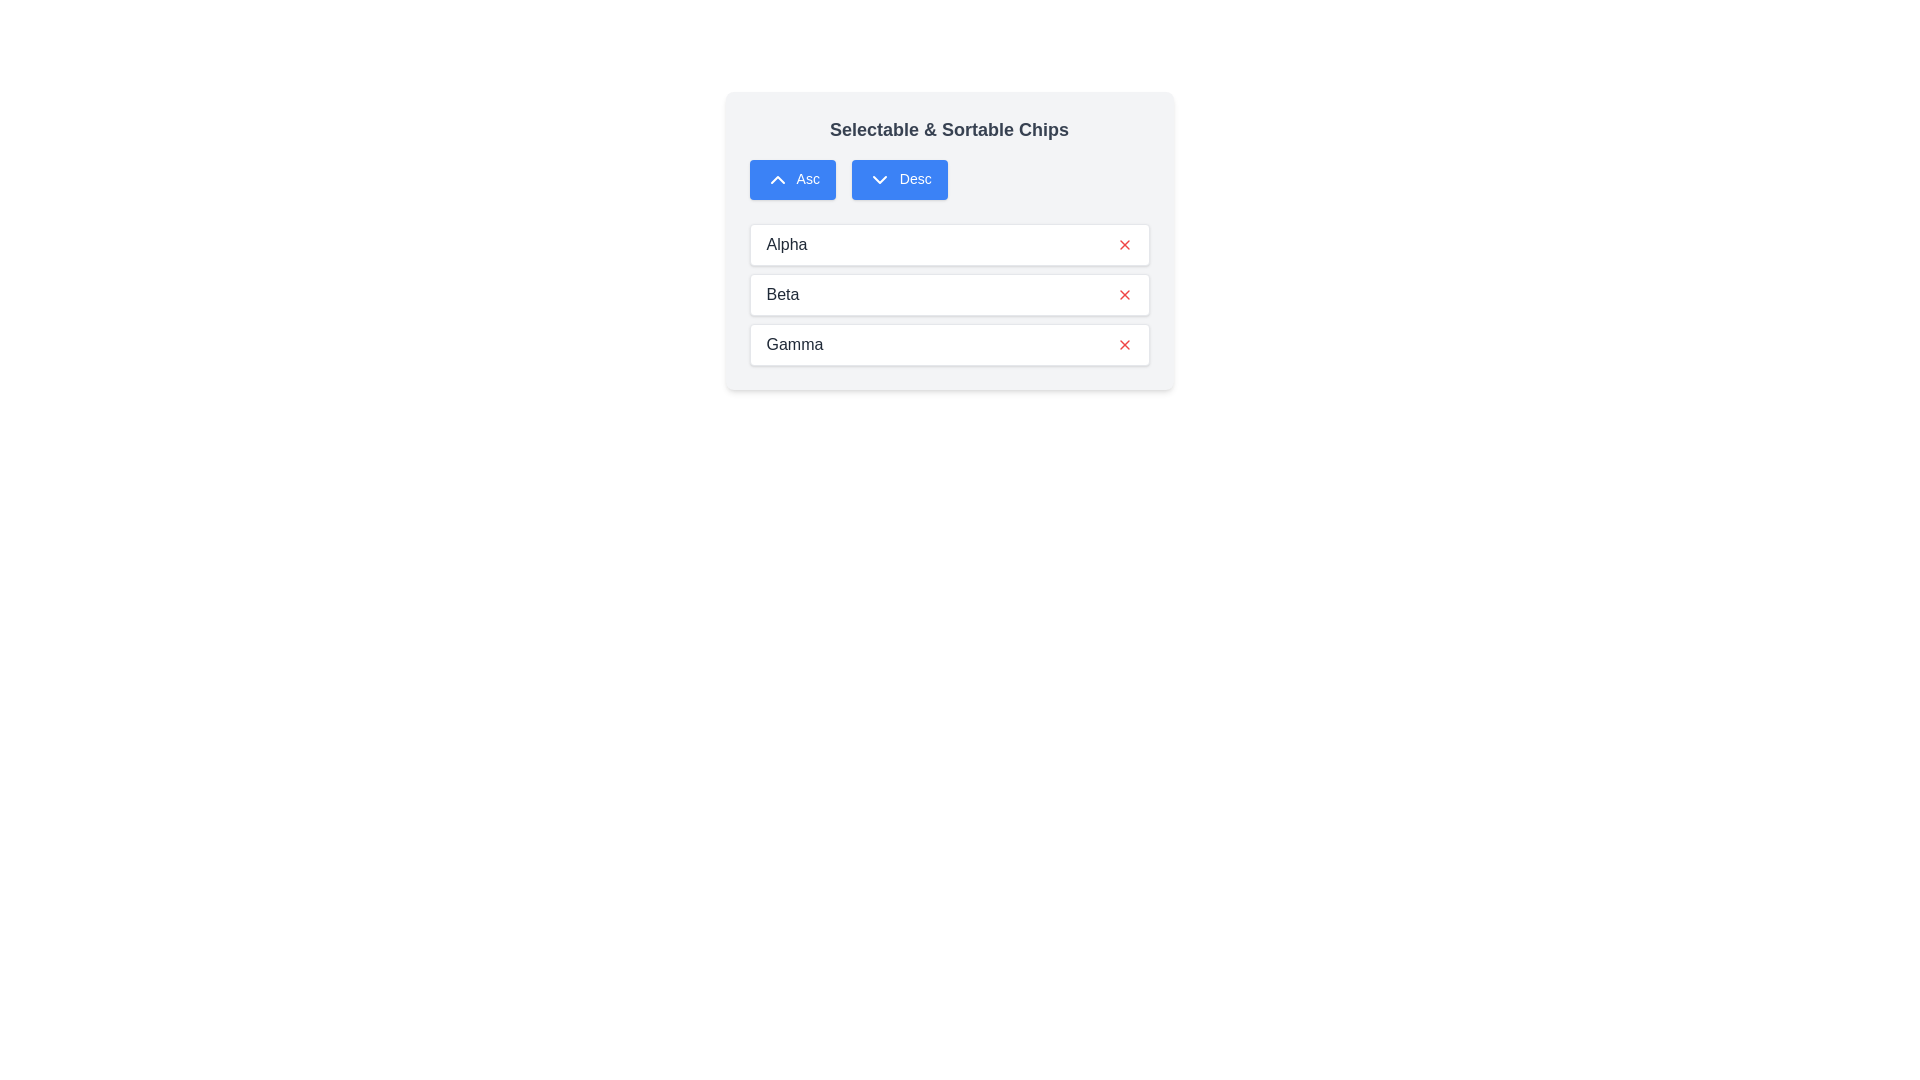 The image size is (1920, 1080). What do you see at coordinates (1124, 244) in the screenshot?
I see `the remove button for the item labeled Alpha` at bounding box center [1124, 244].